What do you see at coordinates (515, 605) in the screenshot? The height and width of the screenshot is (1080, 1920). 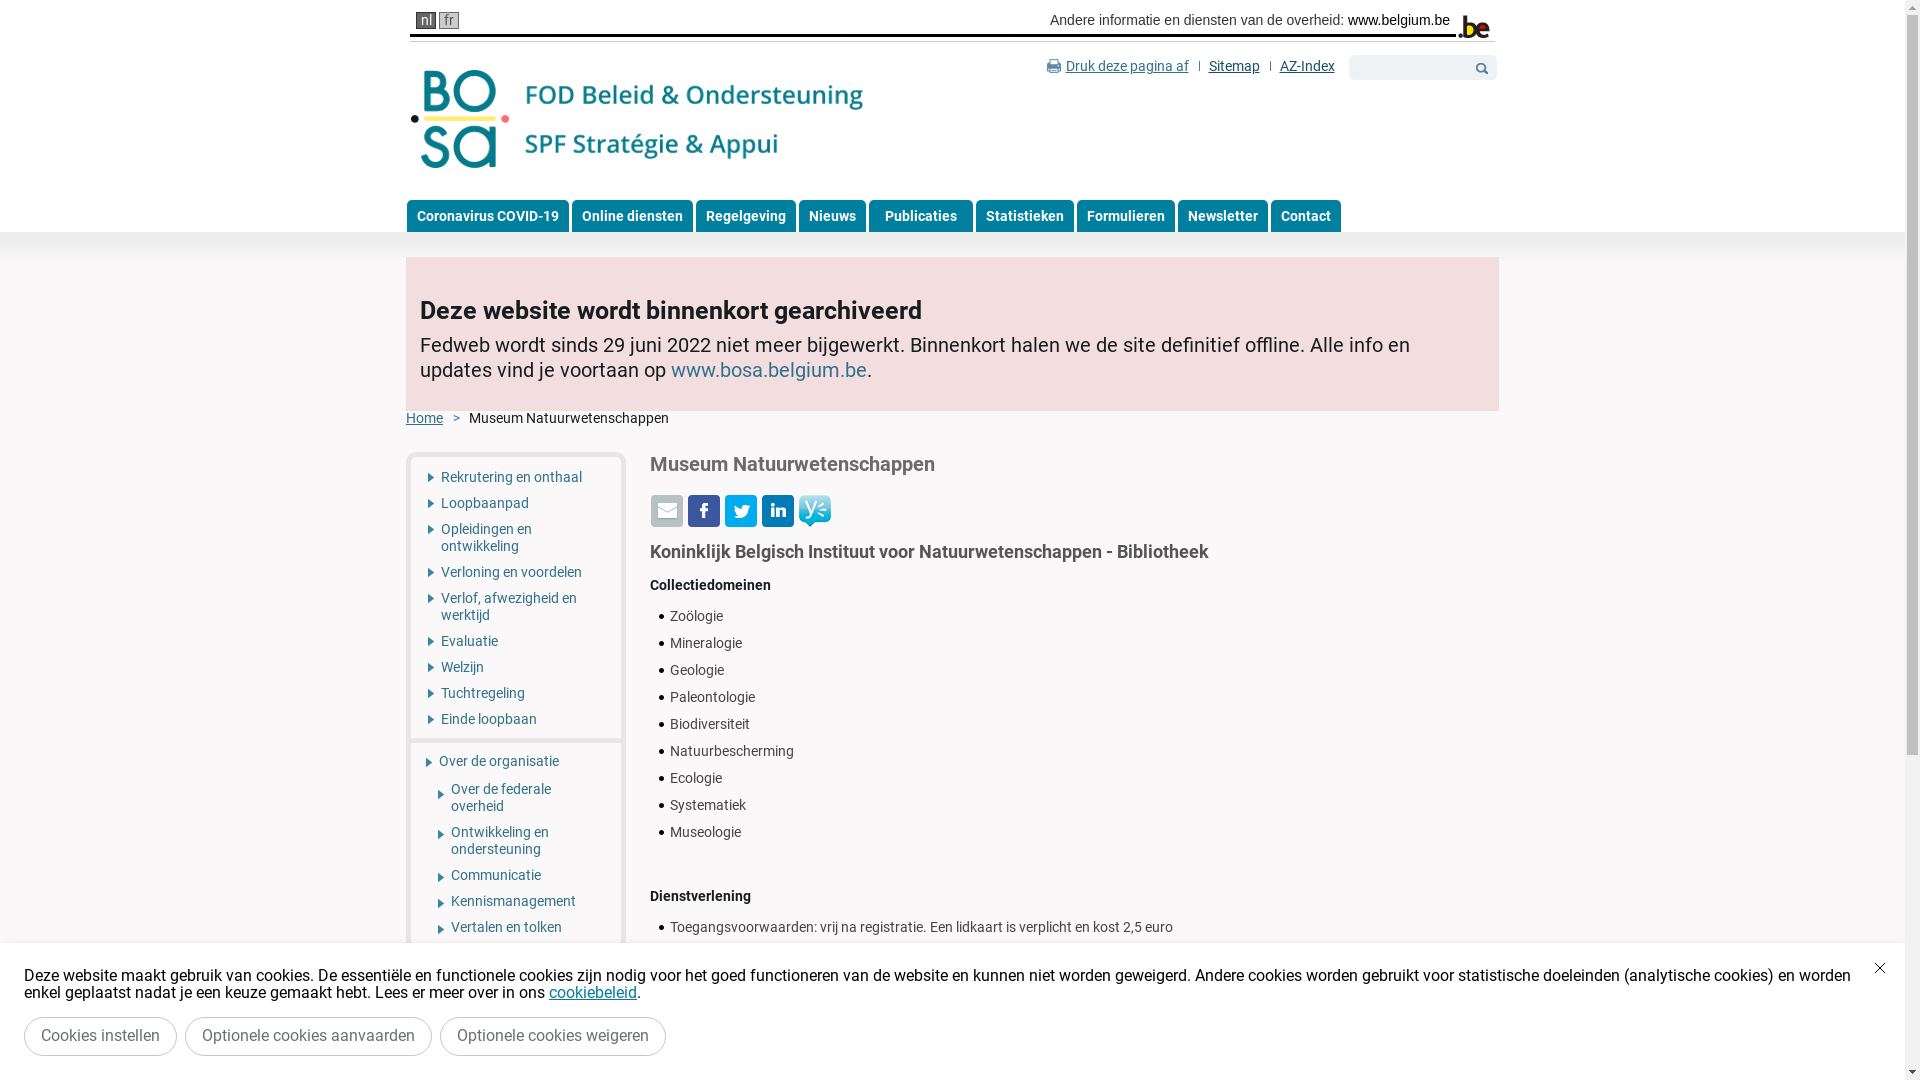 I see `'Verlof, afwezigheid en werktijd'` at bounding box center [515, 605].